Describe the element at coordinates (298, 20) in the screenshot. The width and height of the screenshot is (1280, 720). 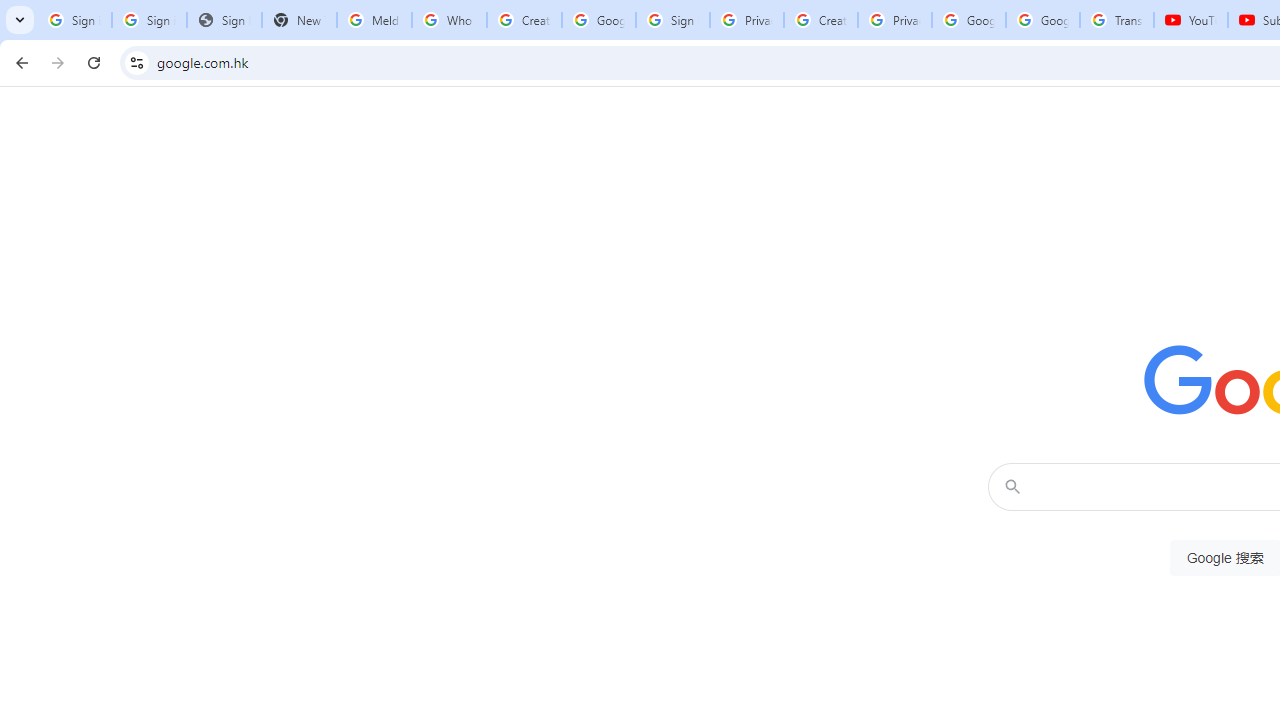
I see `'New Tab'` at that location.